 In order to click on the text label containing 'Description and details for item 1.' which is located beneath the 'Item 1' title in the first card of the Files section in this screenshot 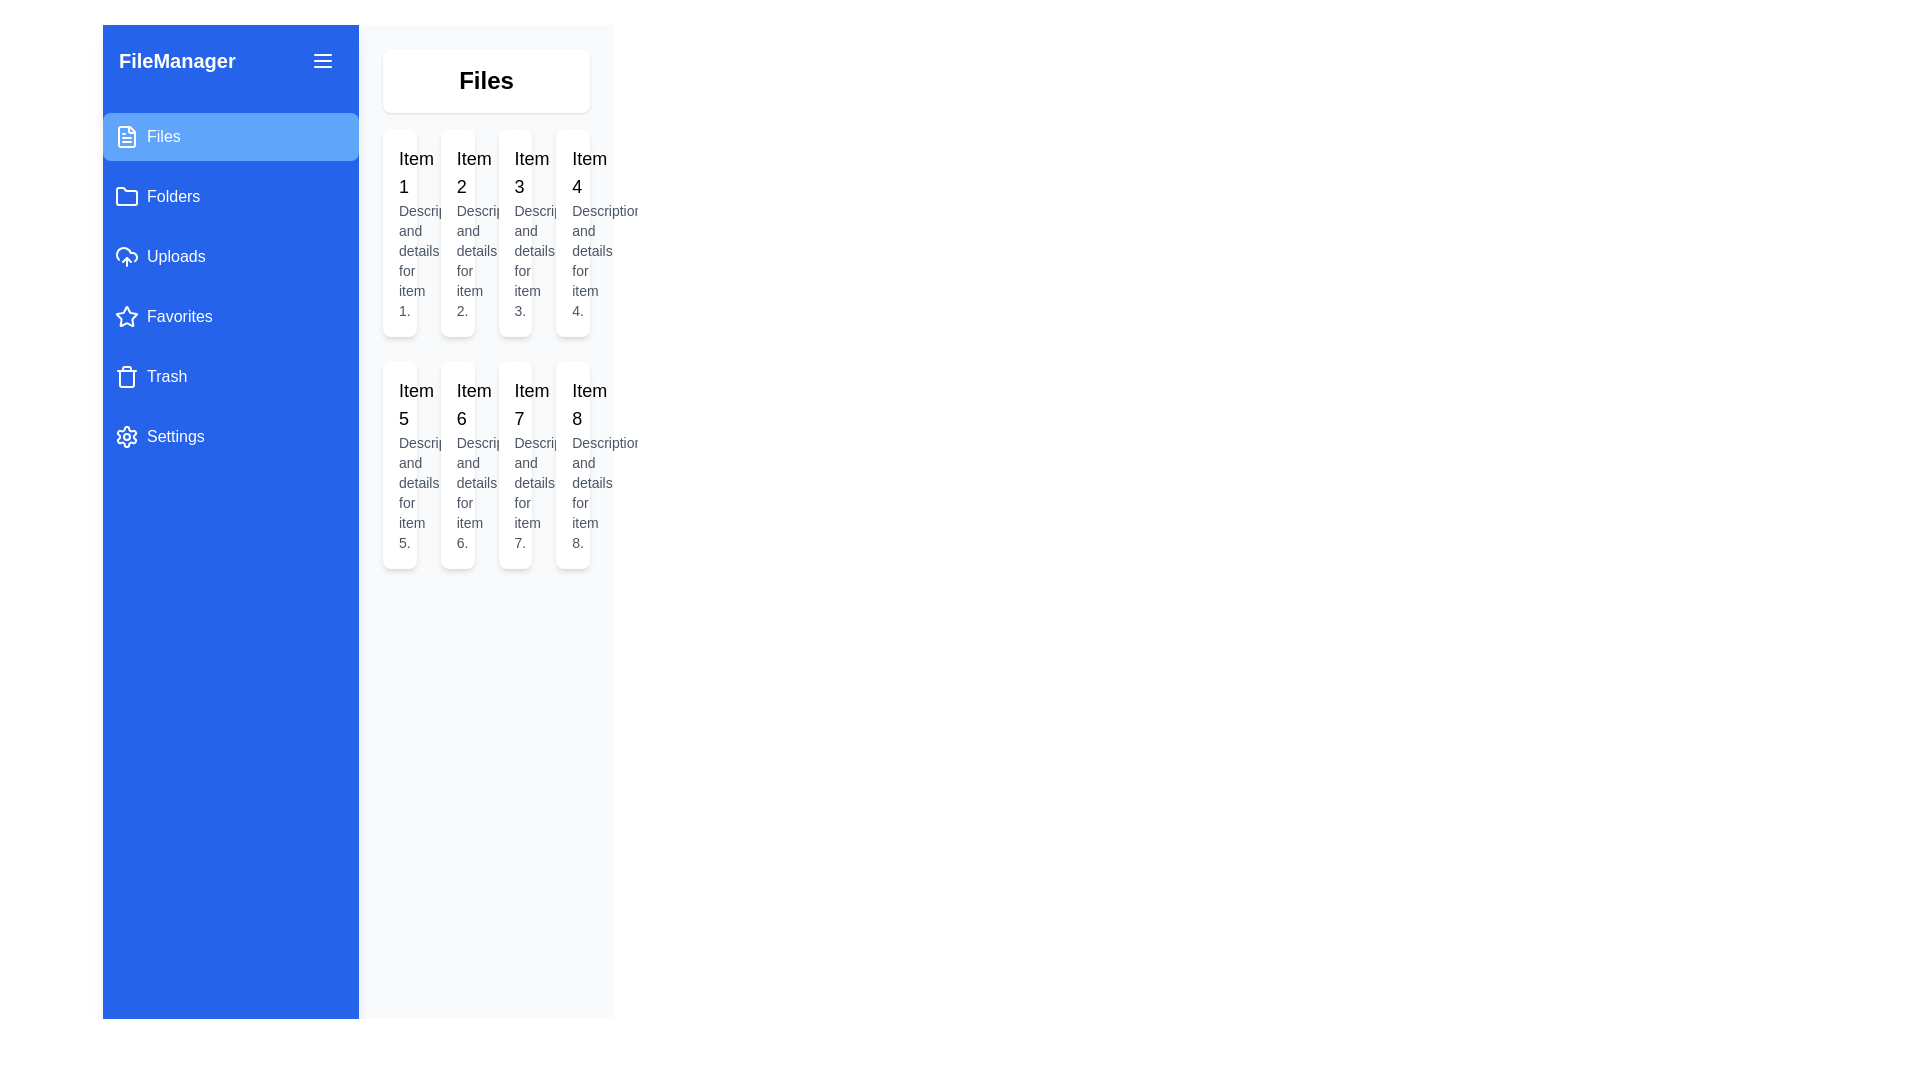, I will do `click(399, 260)`.